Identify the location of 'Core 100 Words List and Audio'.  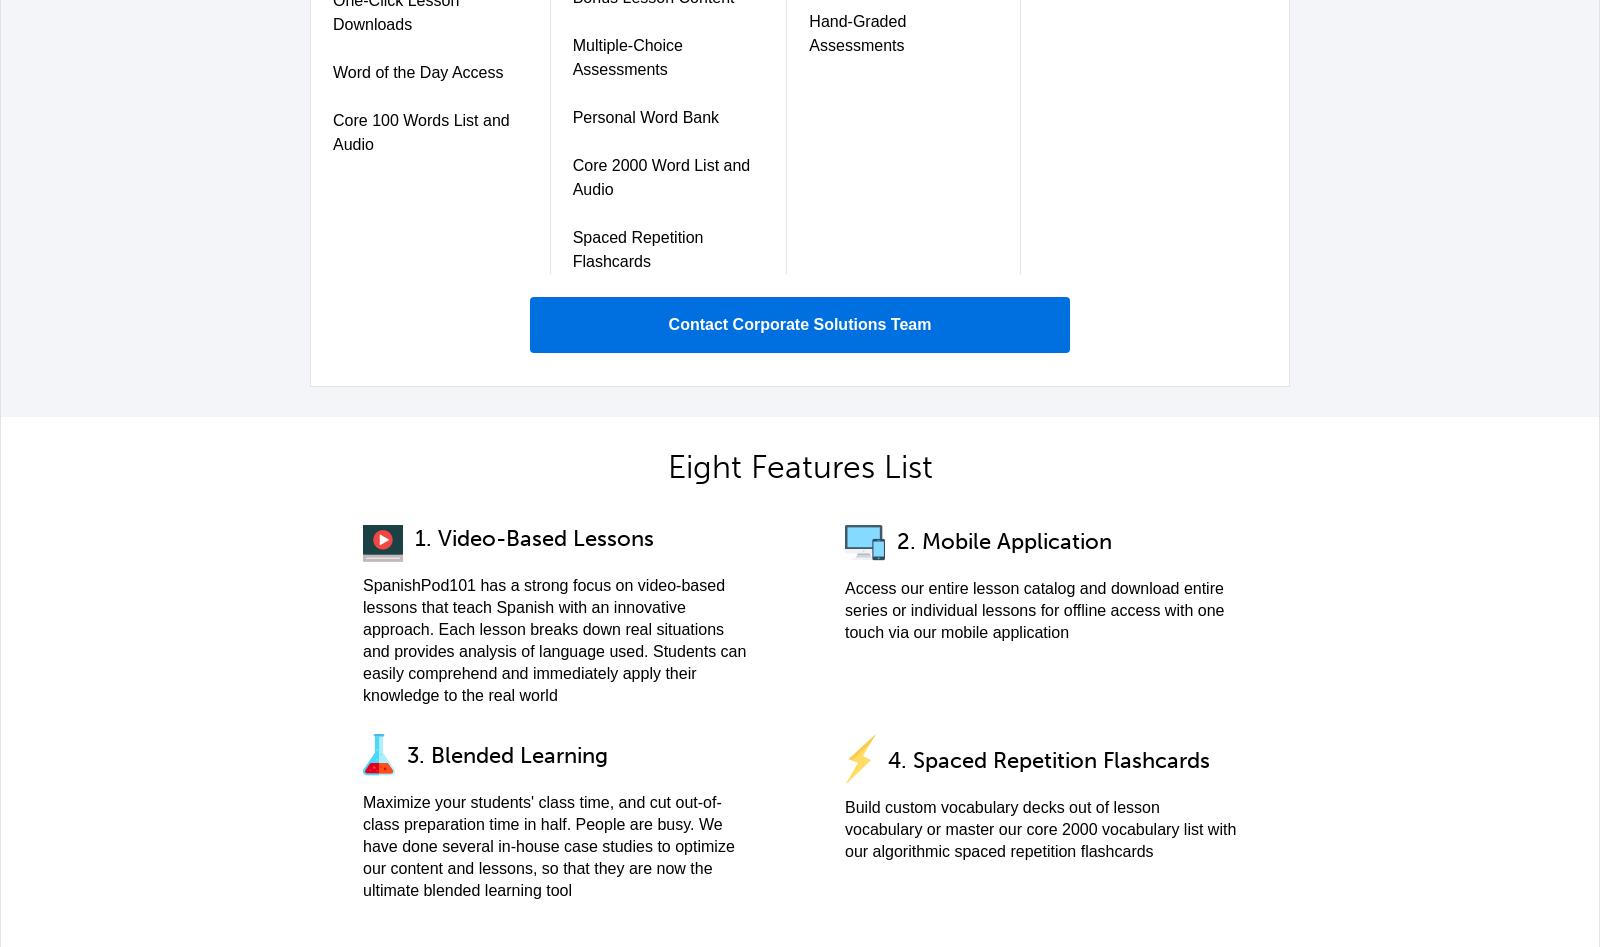
(419, 131).